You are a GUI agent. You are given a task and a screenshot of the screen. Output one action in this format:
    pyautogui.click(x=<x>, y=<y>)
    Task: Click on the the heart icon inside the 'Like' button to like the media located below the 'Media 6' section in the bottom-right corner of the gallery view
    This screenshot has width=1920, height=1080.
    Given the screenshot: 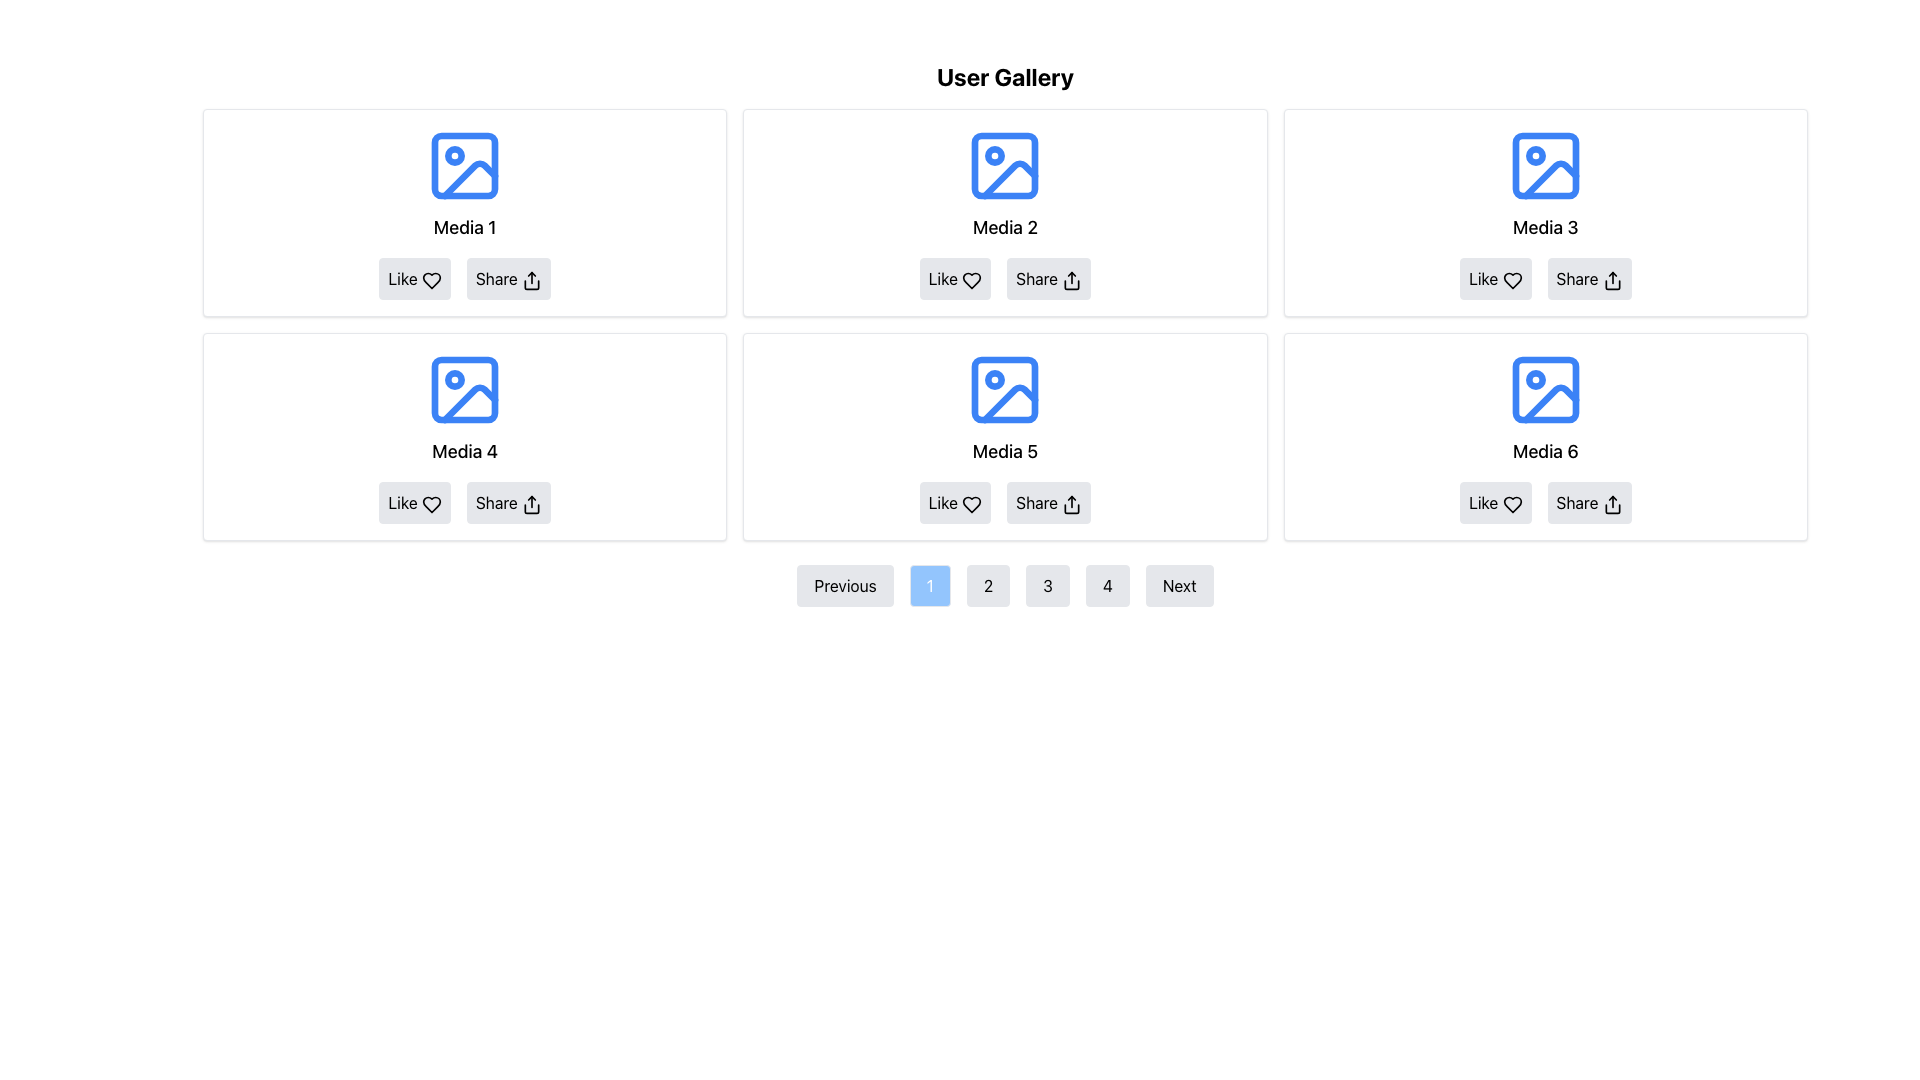 What is the action you would take?
    pyautogui.click(x=1512, y=503)
    